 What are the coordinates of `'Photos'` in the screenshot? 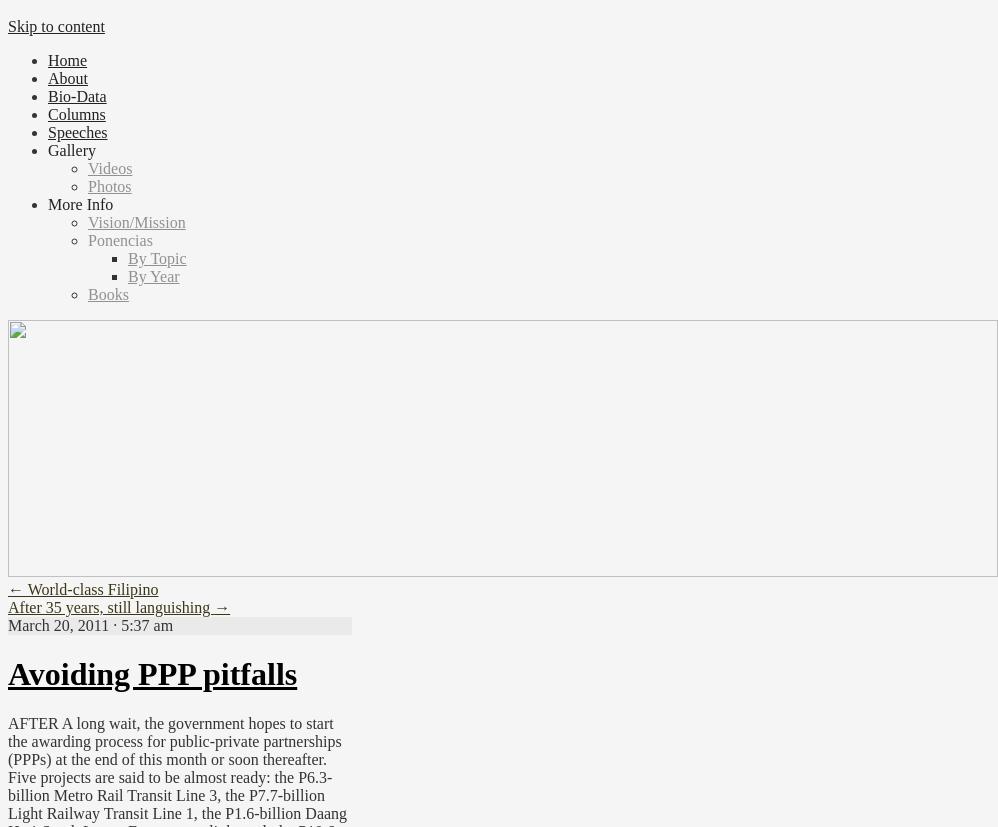 It's located at (87, 185).